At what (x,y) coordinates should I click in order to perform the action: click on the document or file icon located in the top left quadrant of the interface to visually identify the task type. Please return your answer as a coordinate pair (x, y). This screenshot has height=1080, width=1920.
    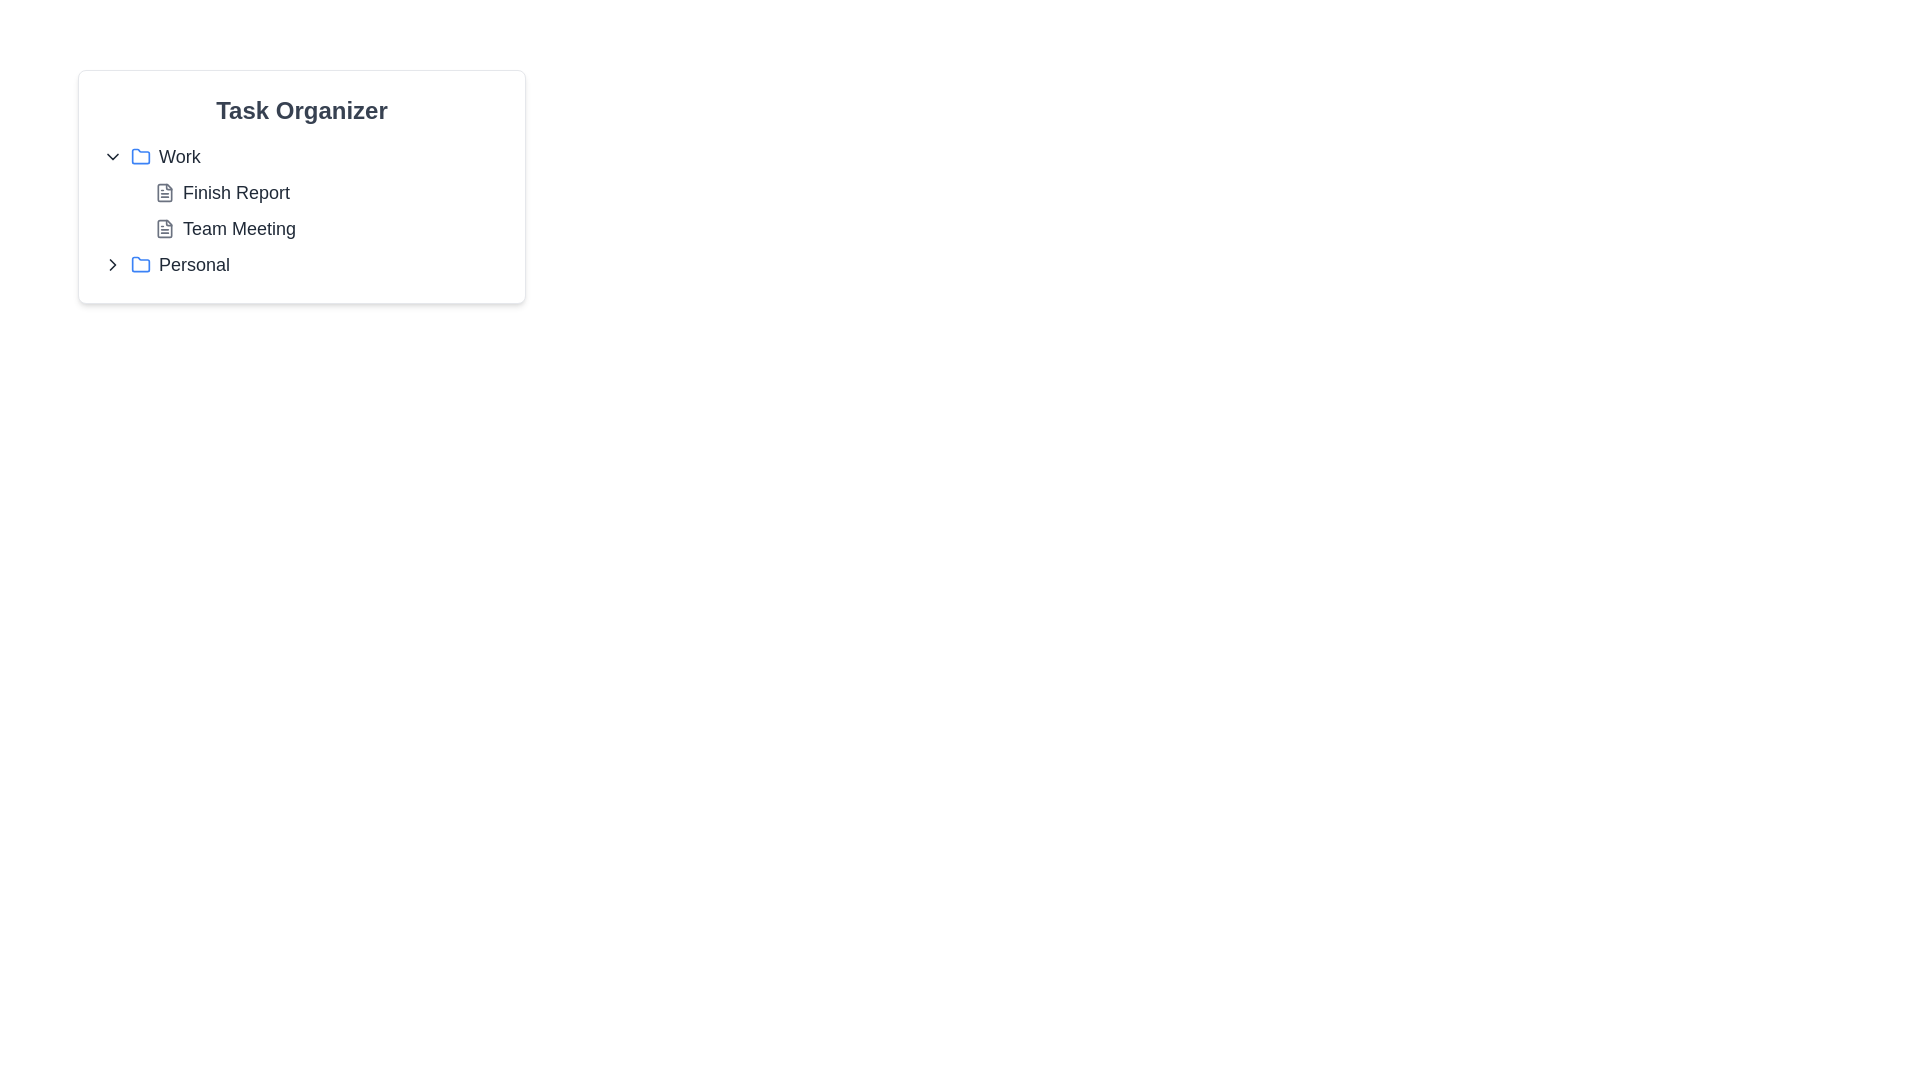
    Looking at the image, I should click on (164, 227).